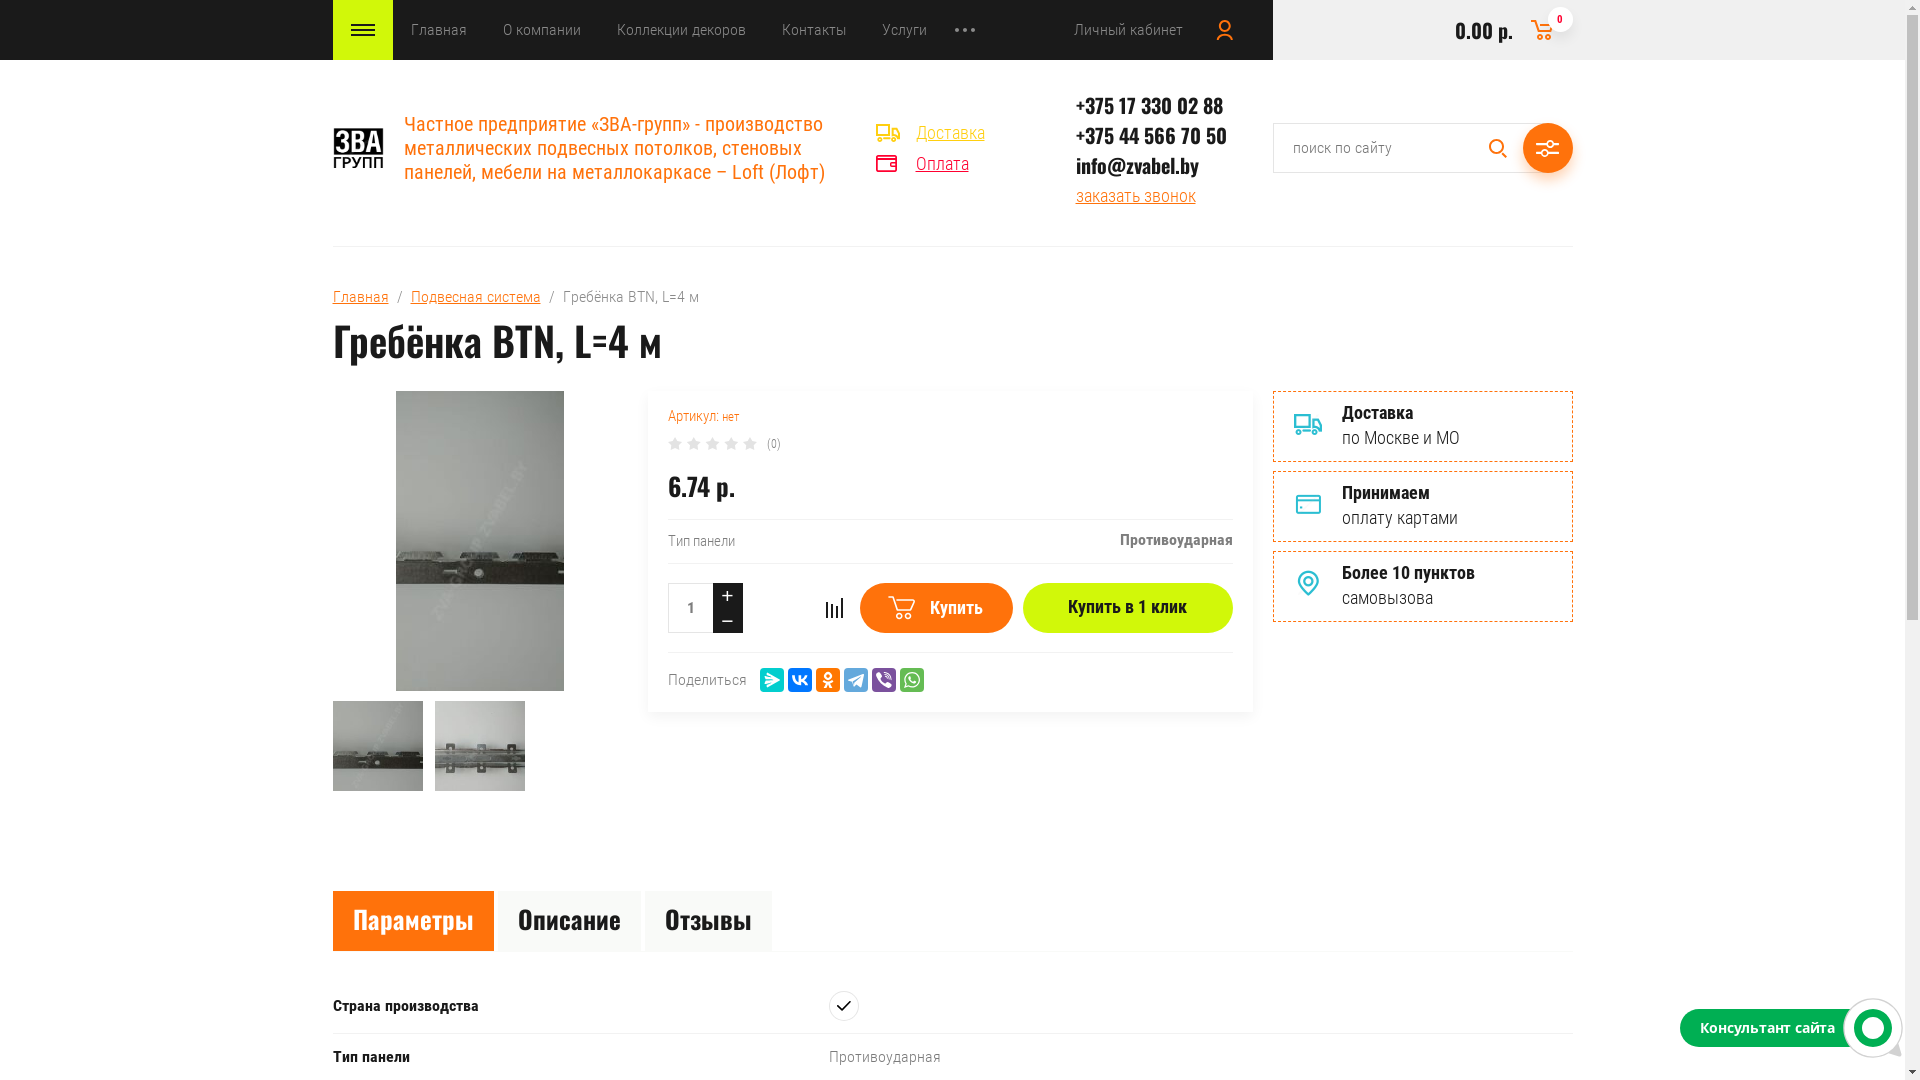  What do you see at coordinates (911, 678) in the screenshot?
I see `'WhatsApp'` at bounding box center [911, 678].